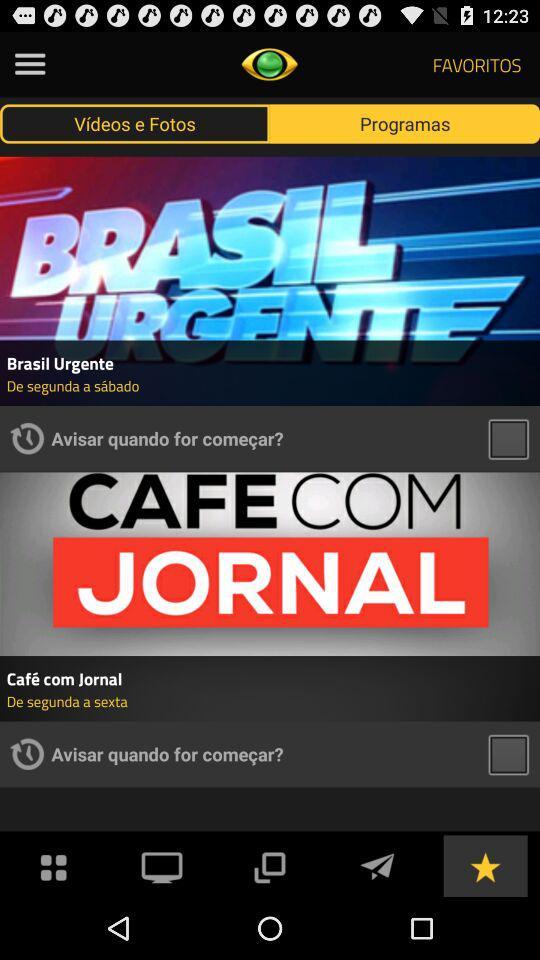 The width and height of the screenshot is (540, 960). What do you see at coordinates (269, 864) in the screenshot?
I see `copy option` at bounding box center [269, 864].